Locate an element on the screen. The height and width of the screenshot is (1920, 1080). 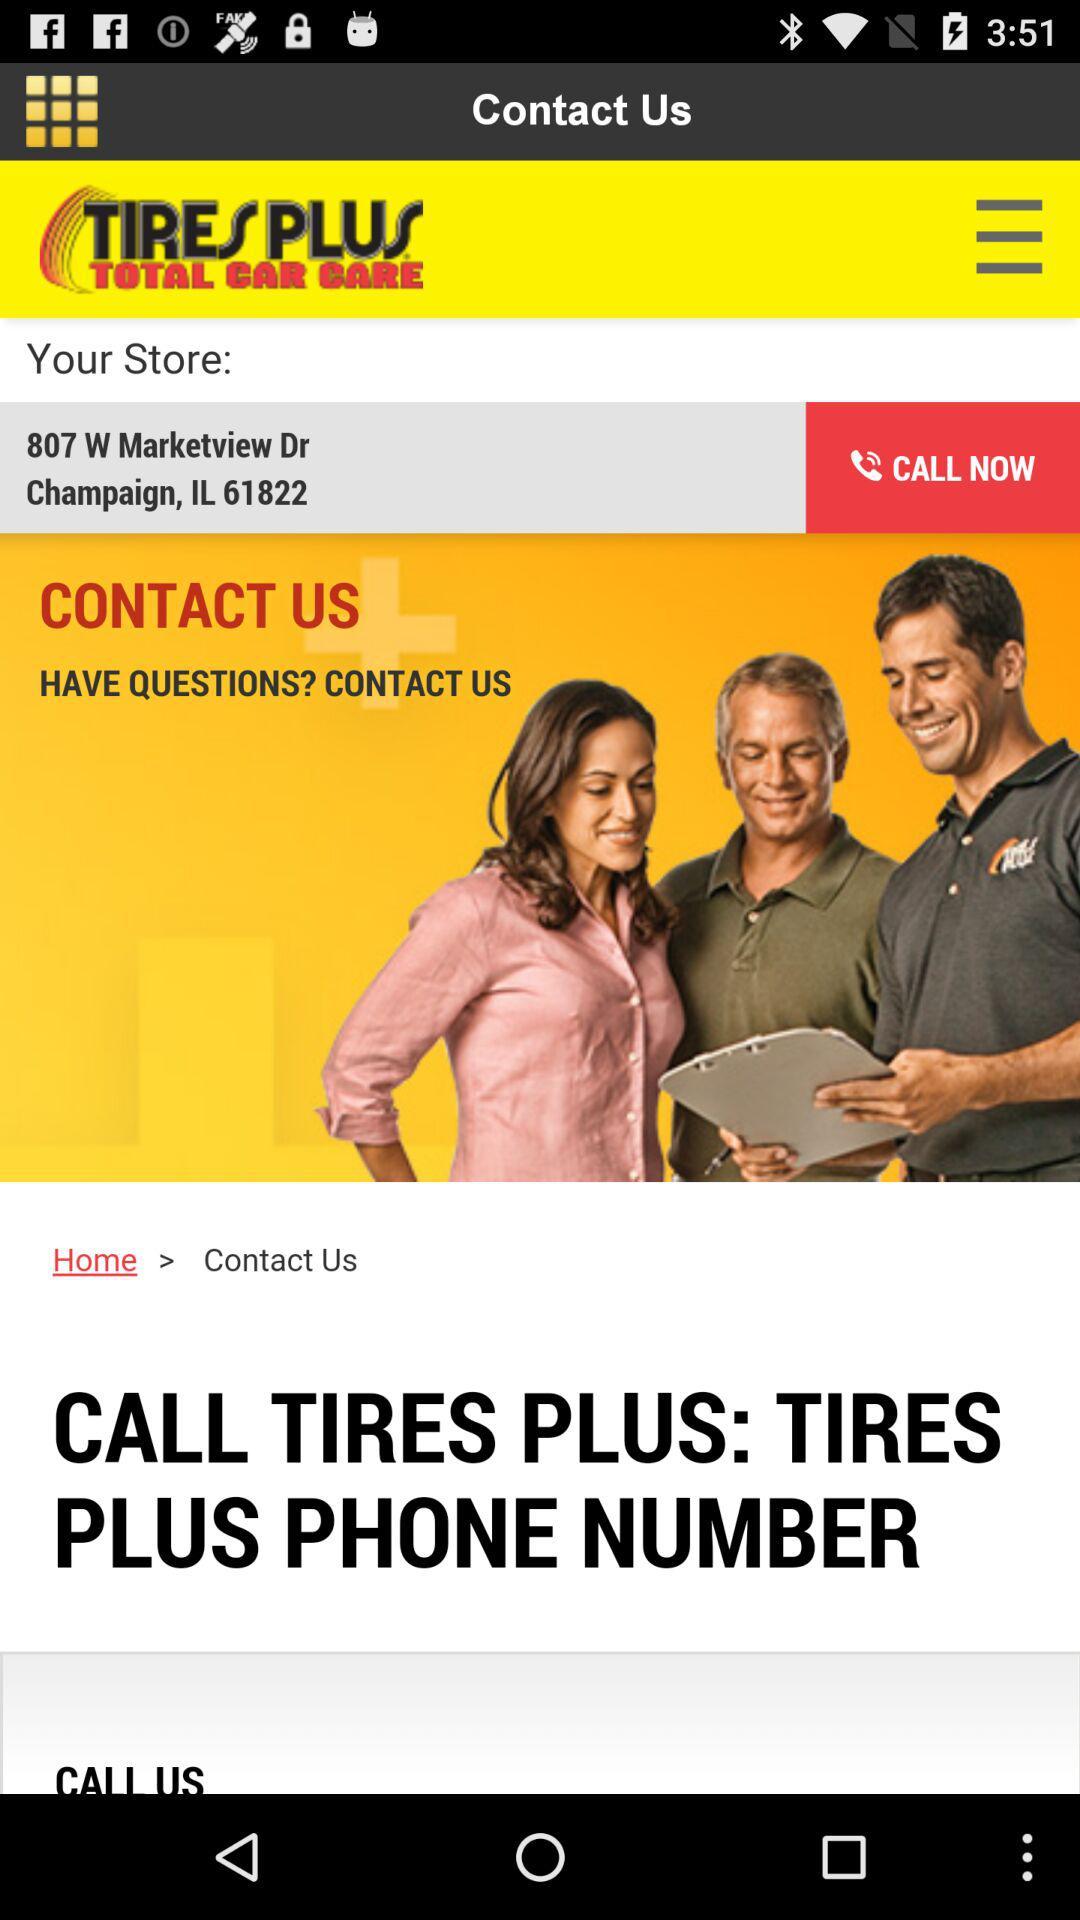
the dashboard icon is located at coordinates (60, 118).